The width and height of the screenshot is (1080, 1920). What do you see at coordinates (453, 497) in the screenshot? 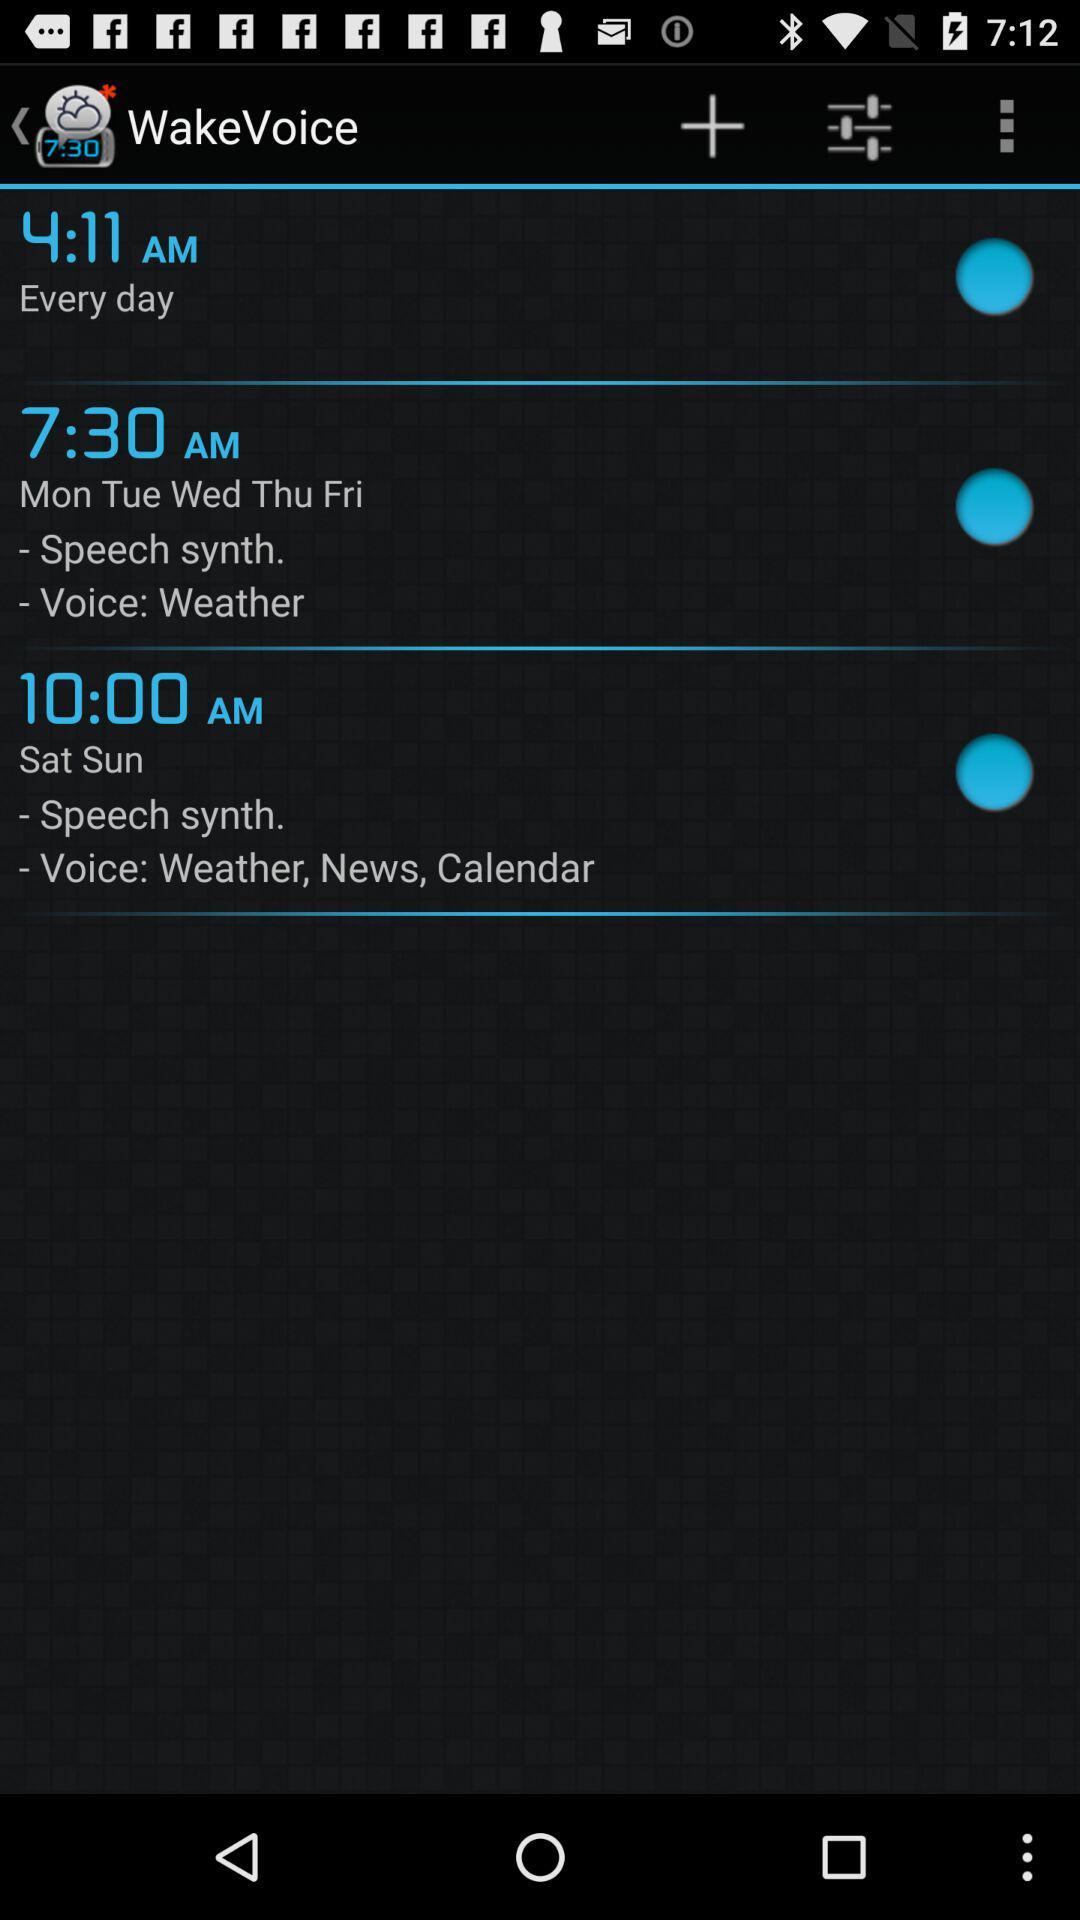
I see `item below 7:30 icon` at bounding box center [453, 497].